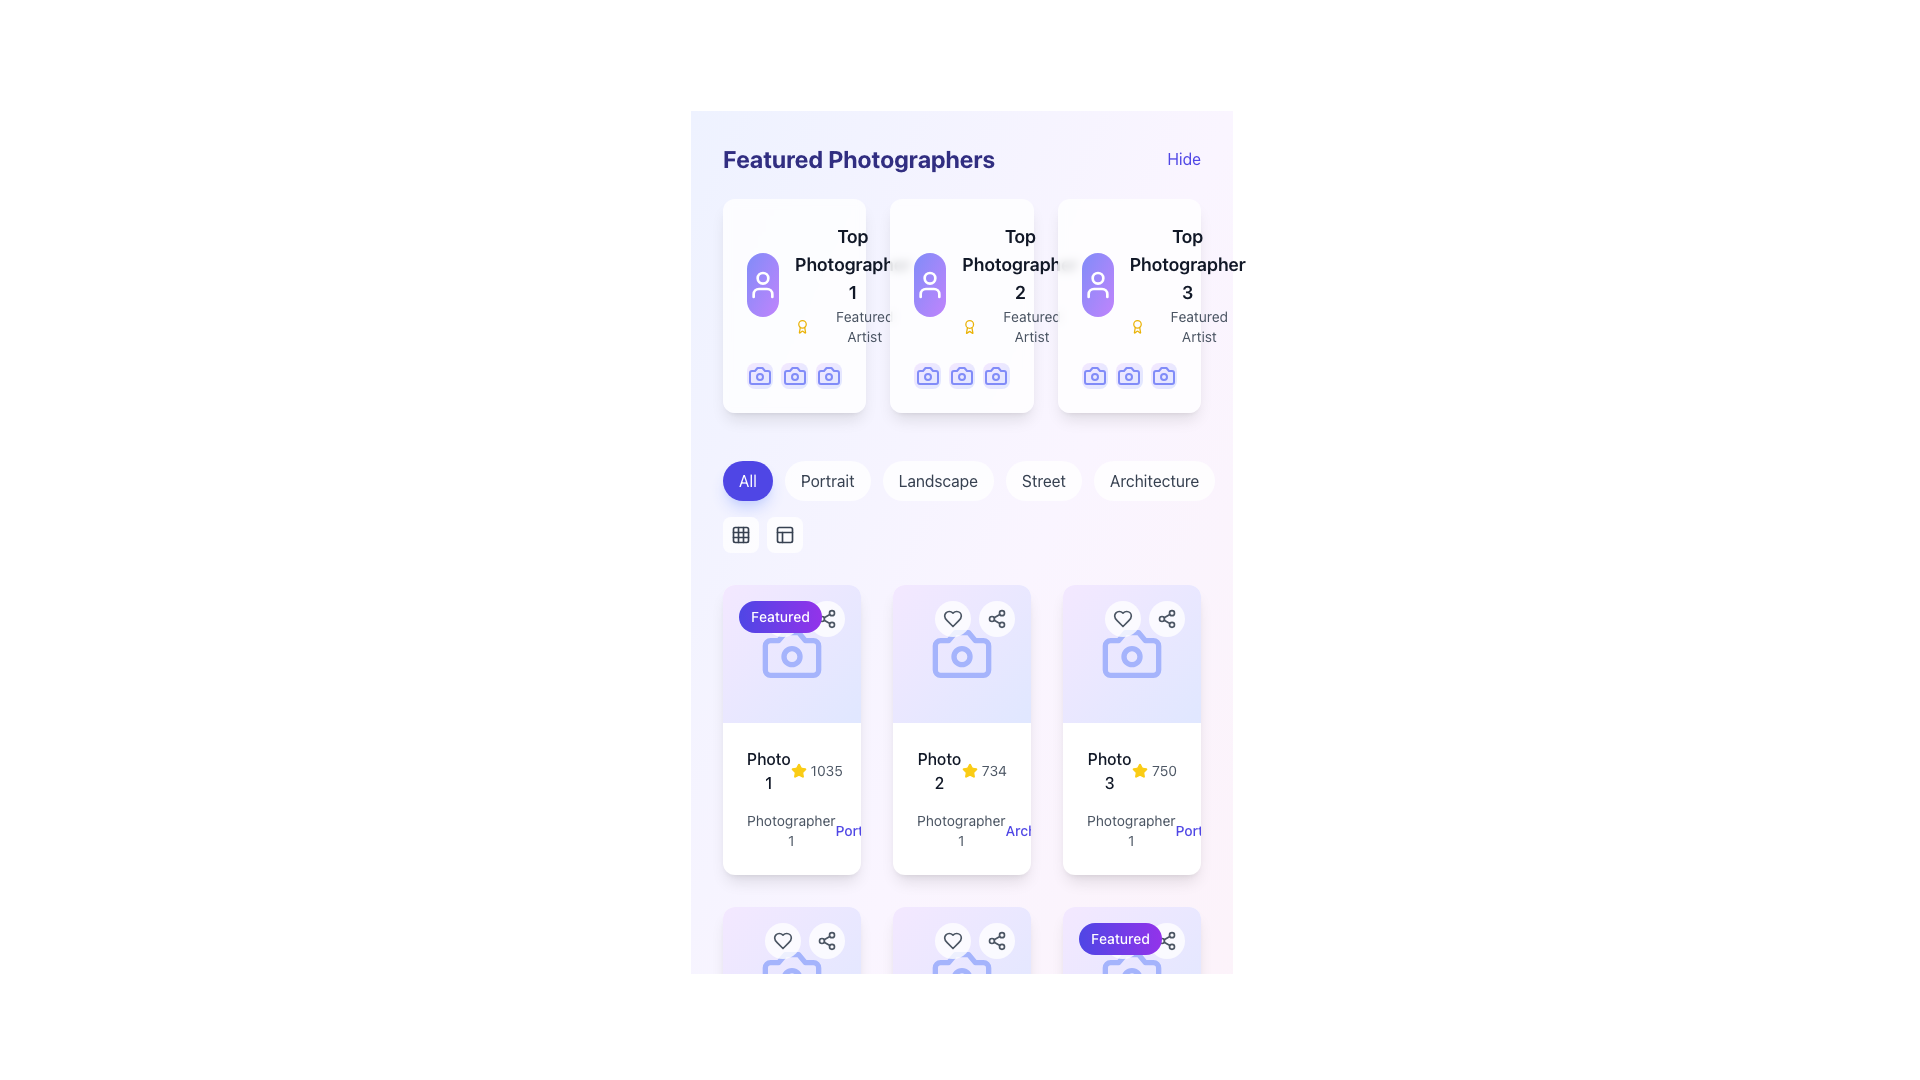 This screenshot has width=1920, height=1080. What do you see at coordinates (961, 376) in the screenshot?
I see `the camera icon with a gradient background` at bounding box center [961, 376].